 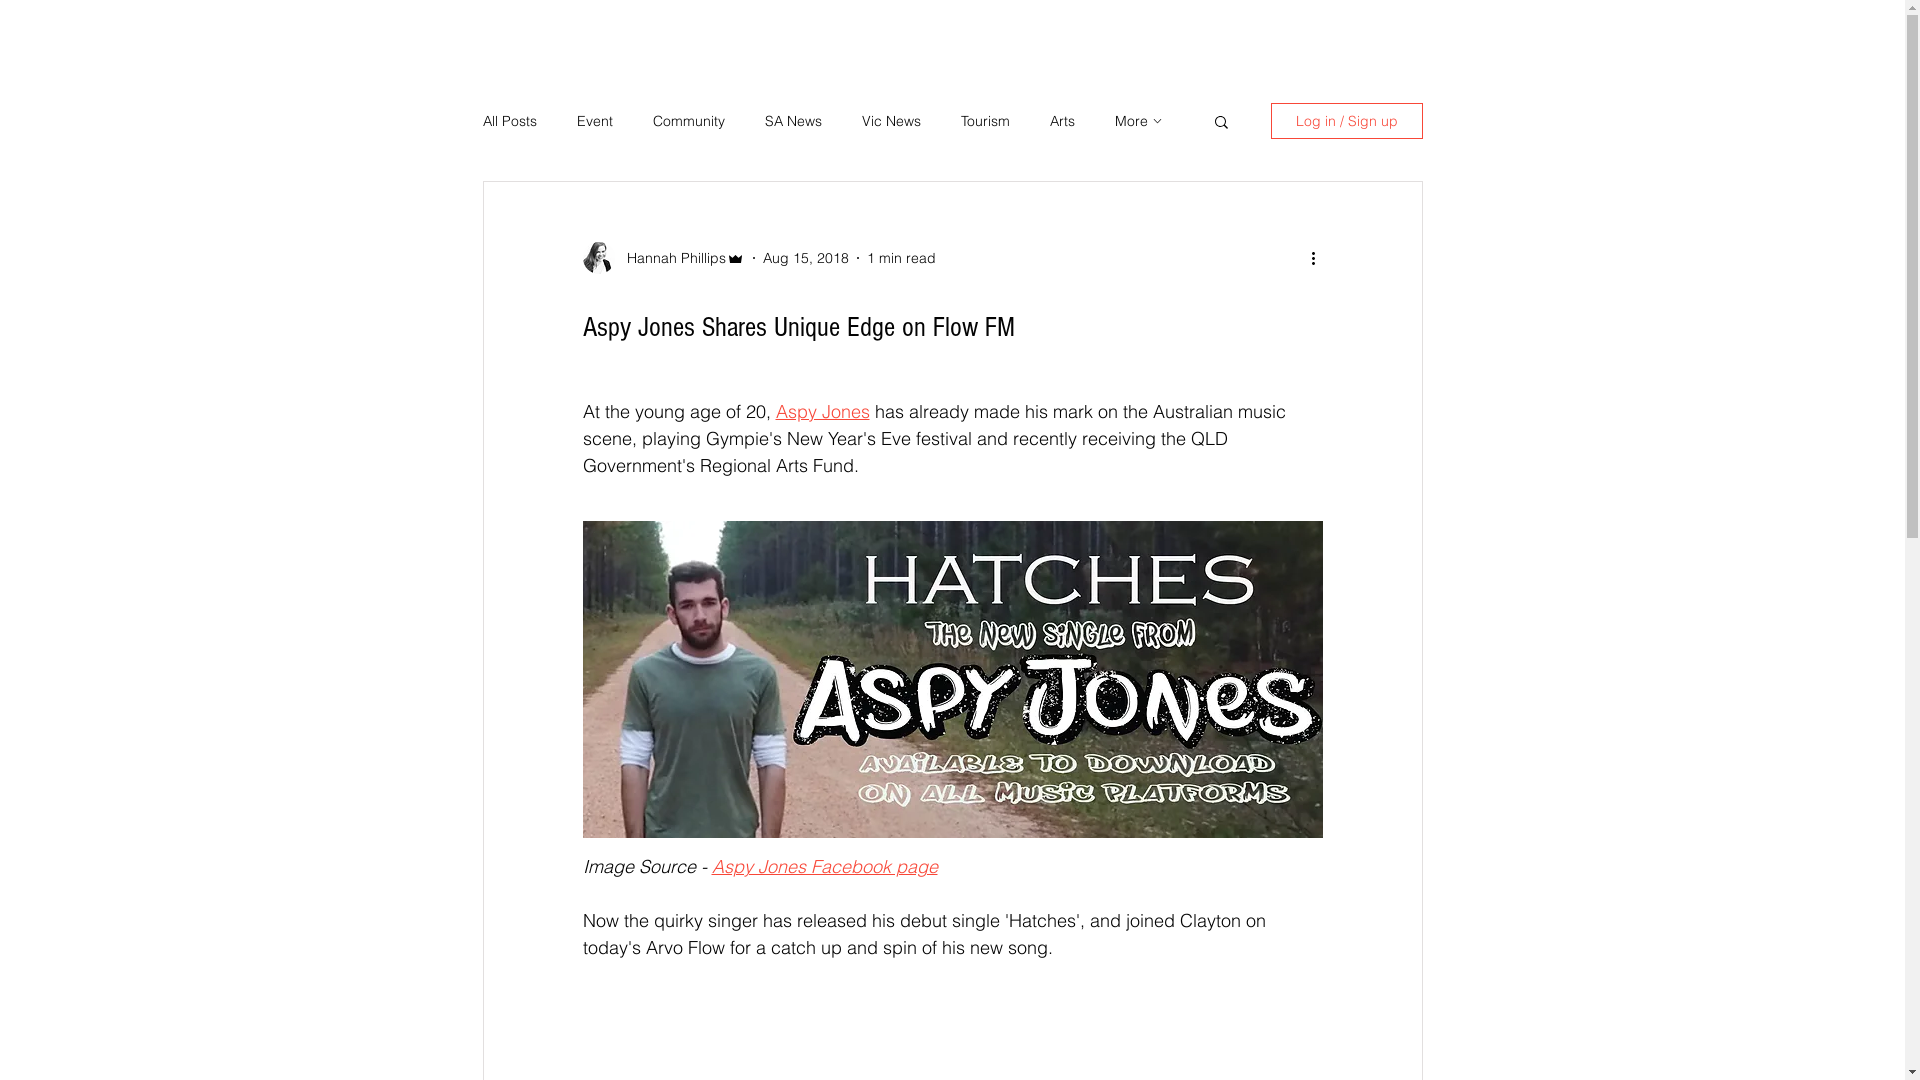 What do you see at coordinates (950, 1047) in the screenshot?
I see `'remote content'` at bounding box center [950, 1047].